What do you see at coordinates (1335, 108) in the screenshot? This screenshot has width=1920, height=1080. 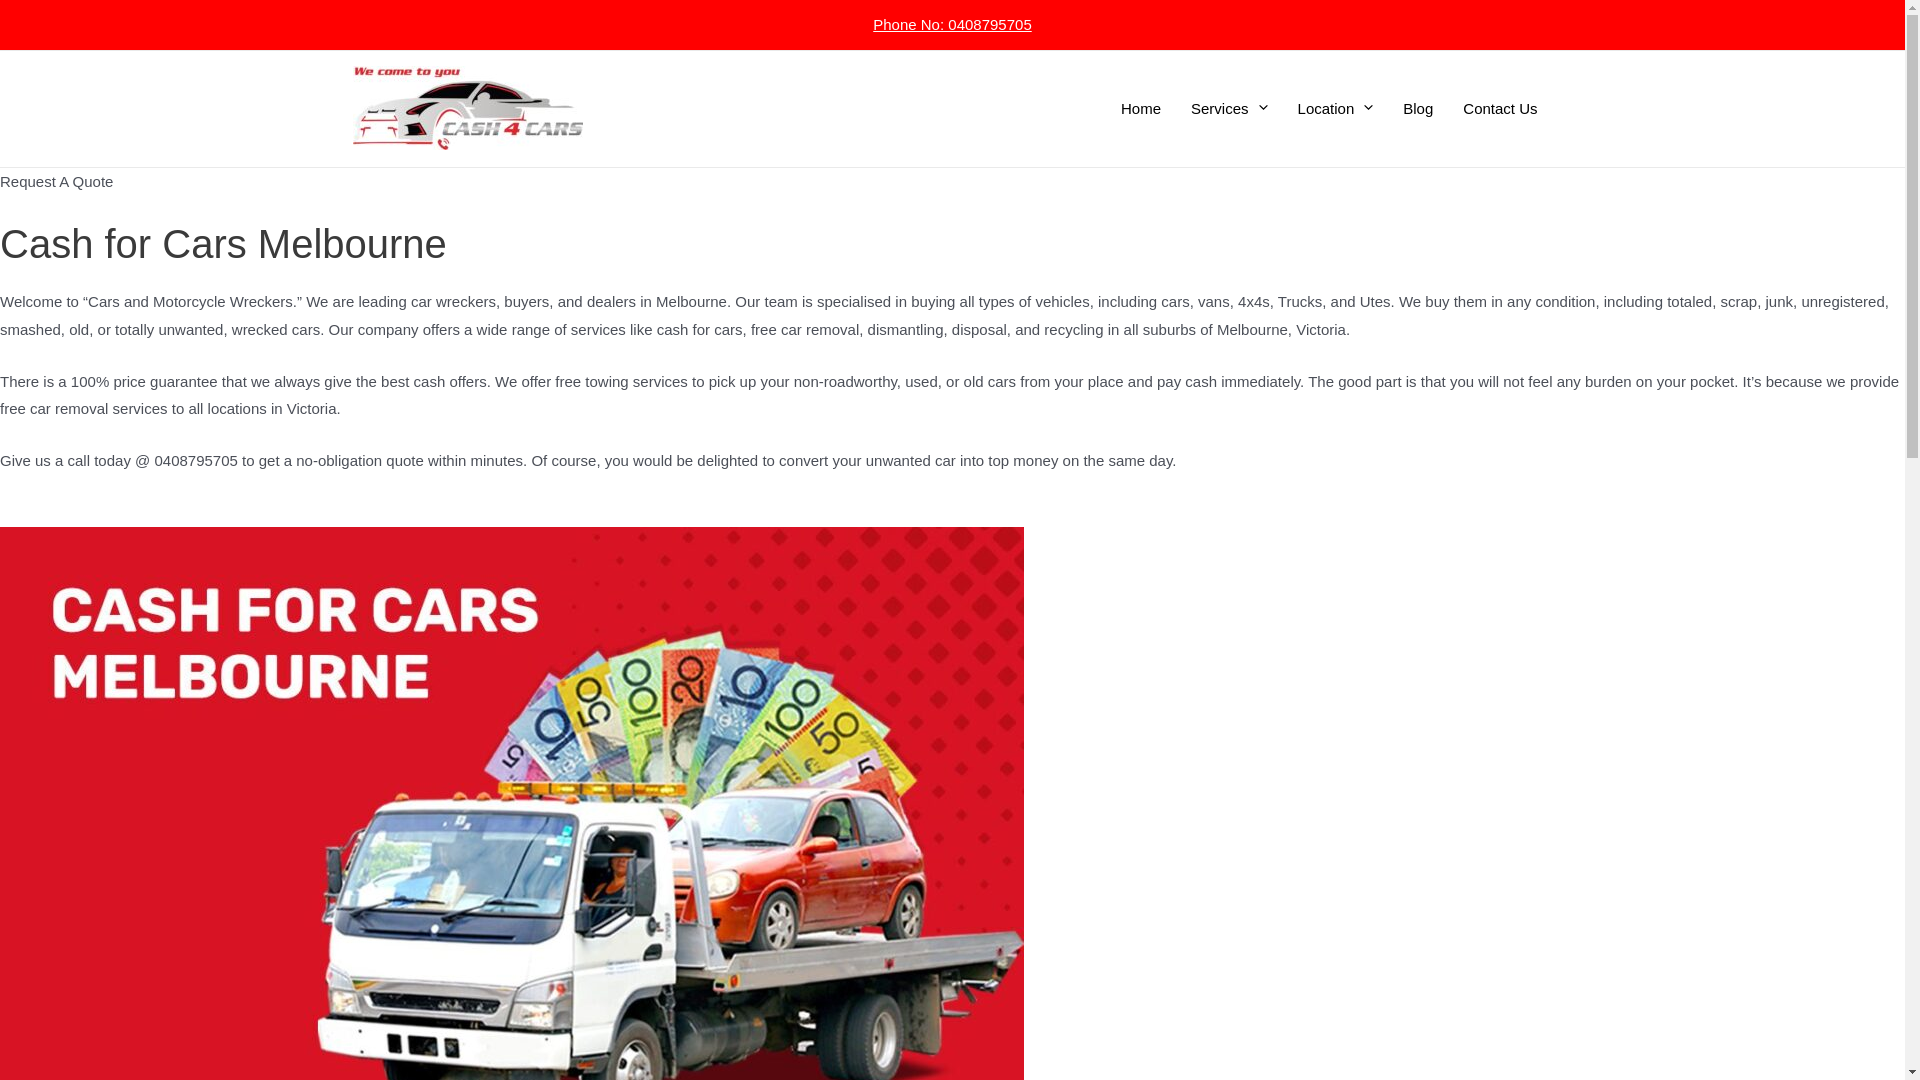 I see `'Location'` at bounding box center [1335, 108].